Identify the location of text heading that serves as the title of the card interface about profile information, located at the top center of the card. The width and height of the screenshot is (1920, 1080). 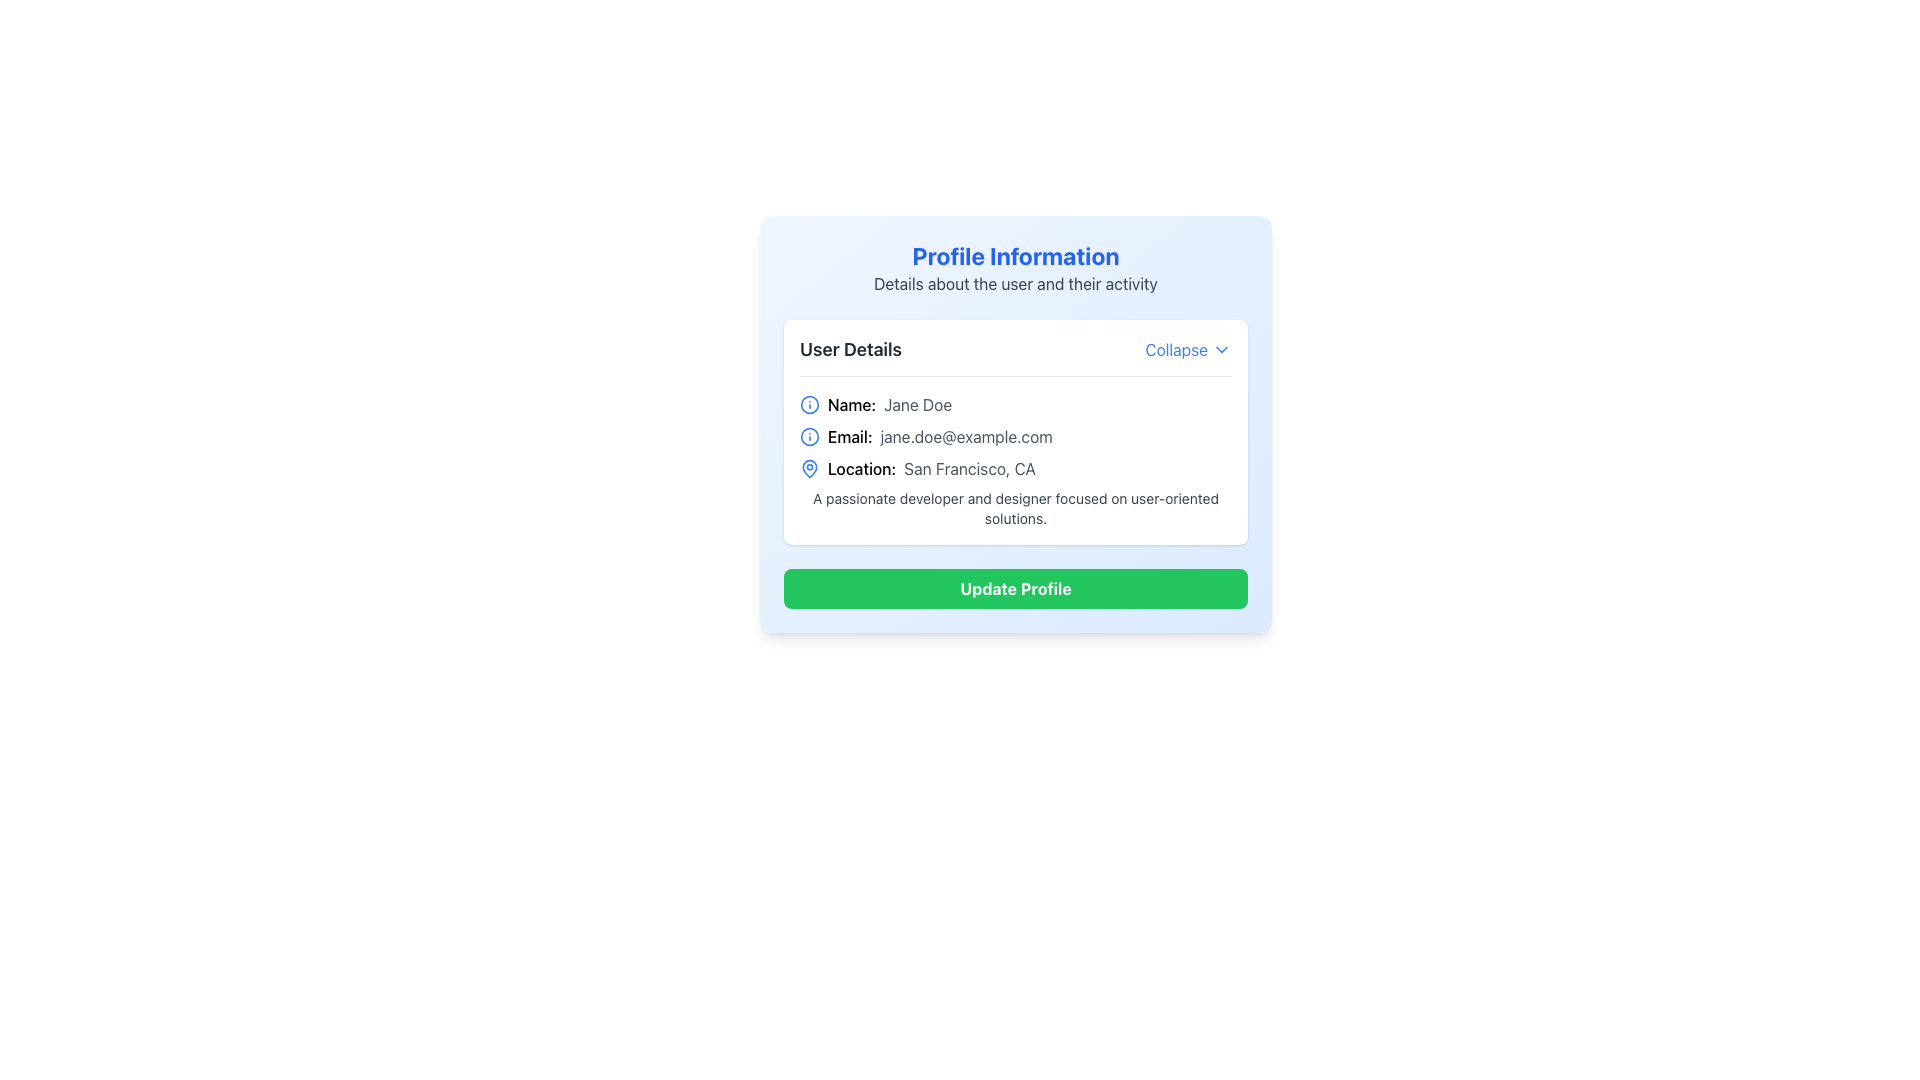
(1016, 254).